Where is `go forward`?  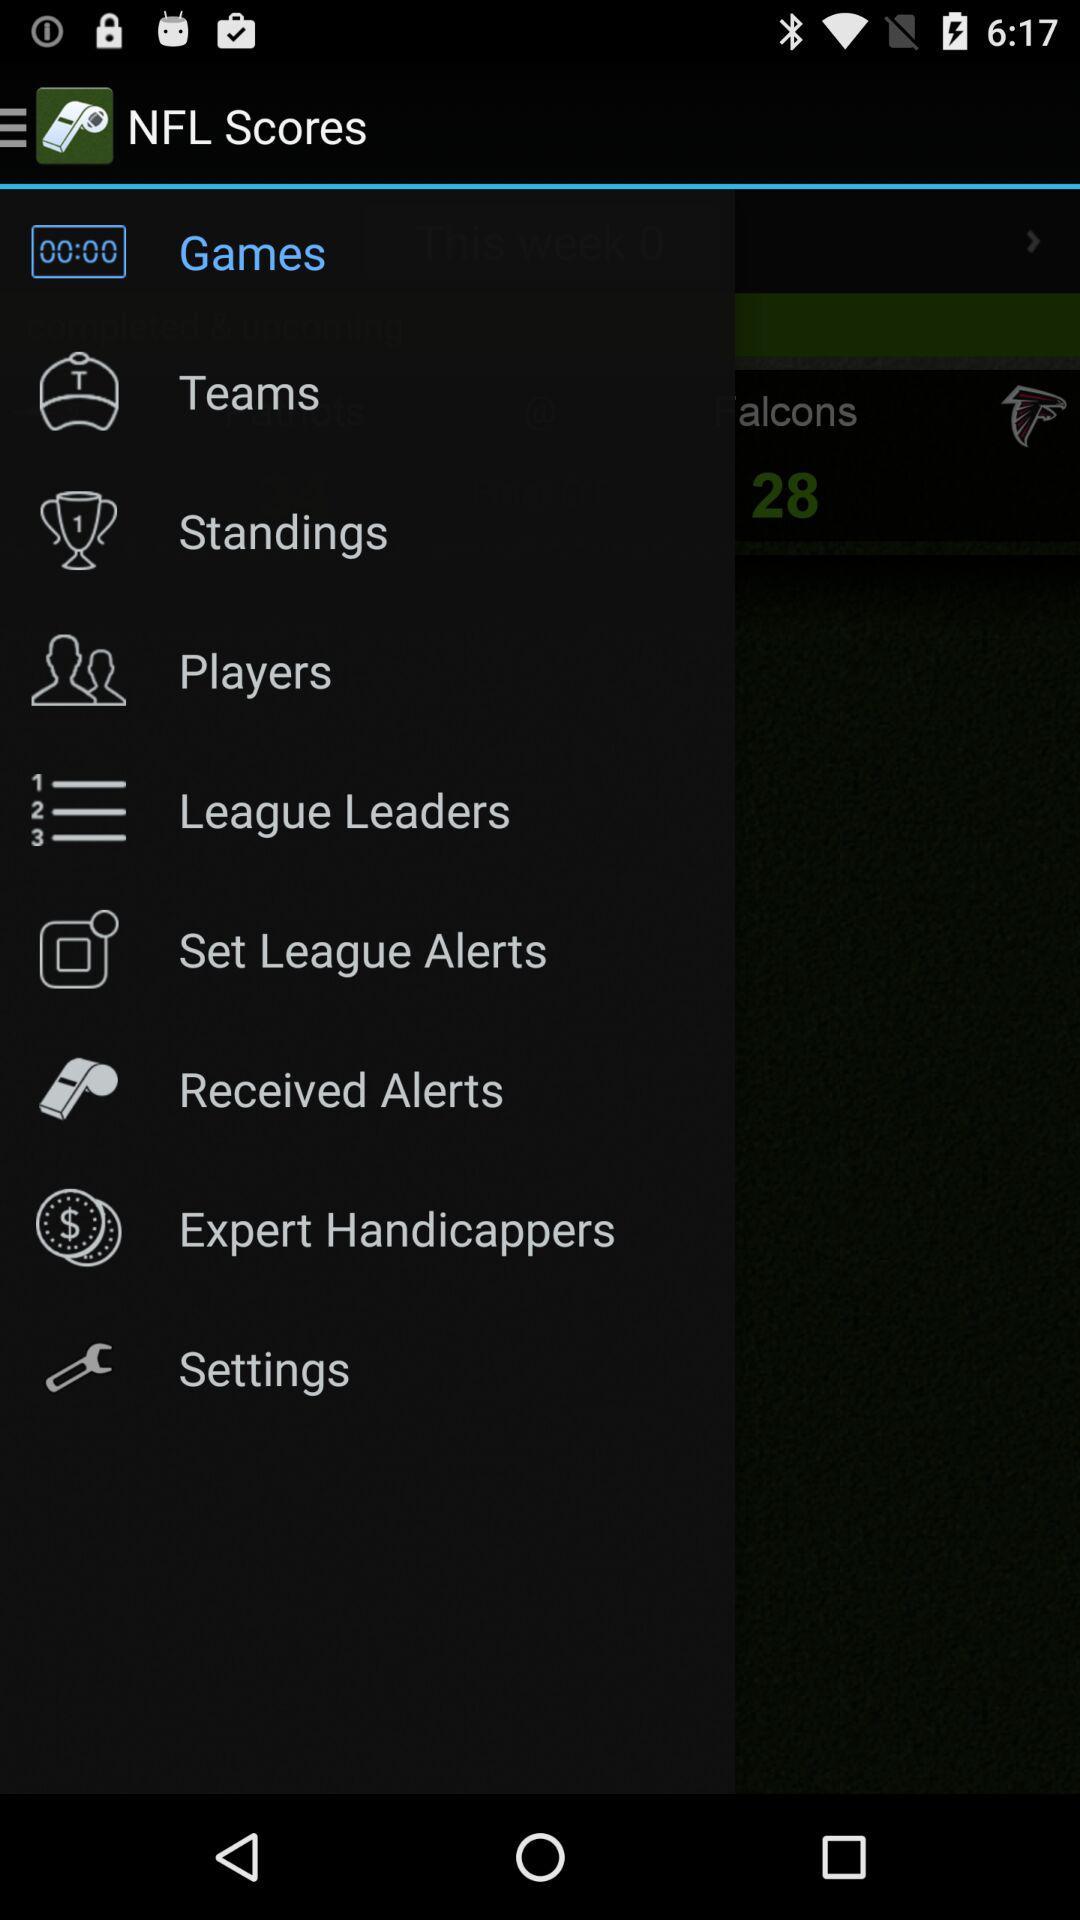 go forward is located at coordinates (1033, 240).